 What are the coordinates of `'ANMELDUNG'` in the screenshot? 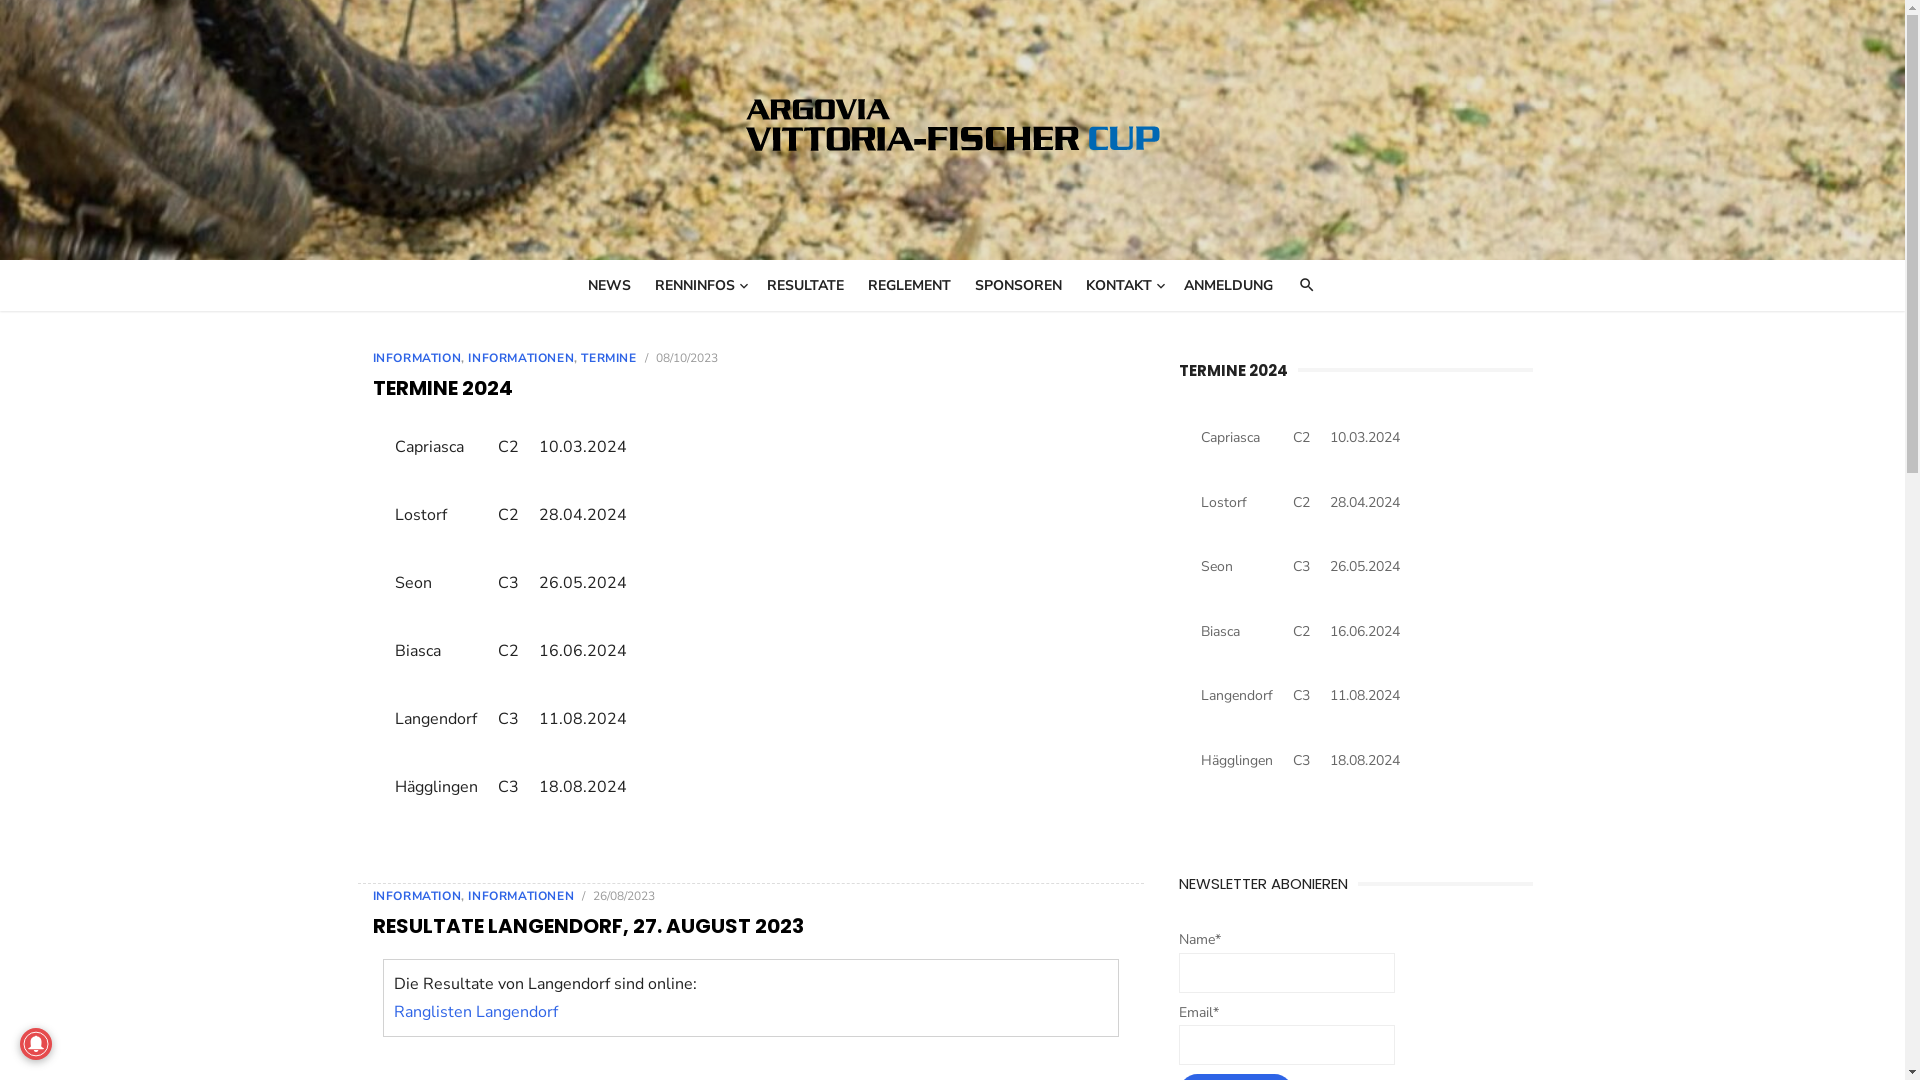 It's located at (1227, 285).